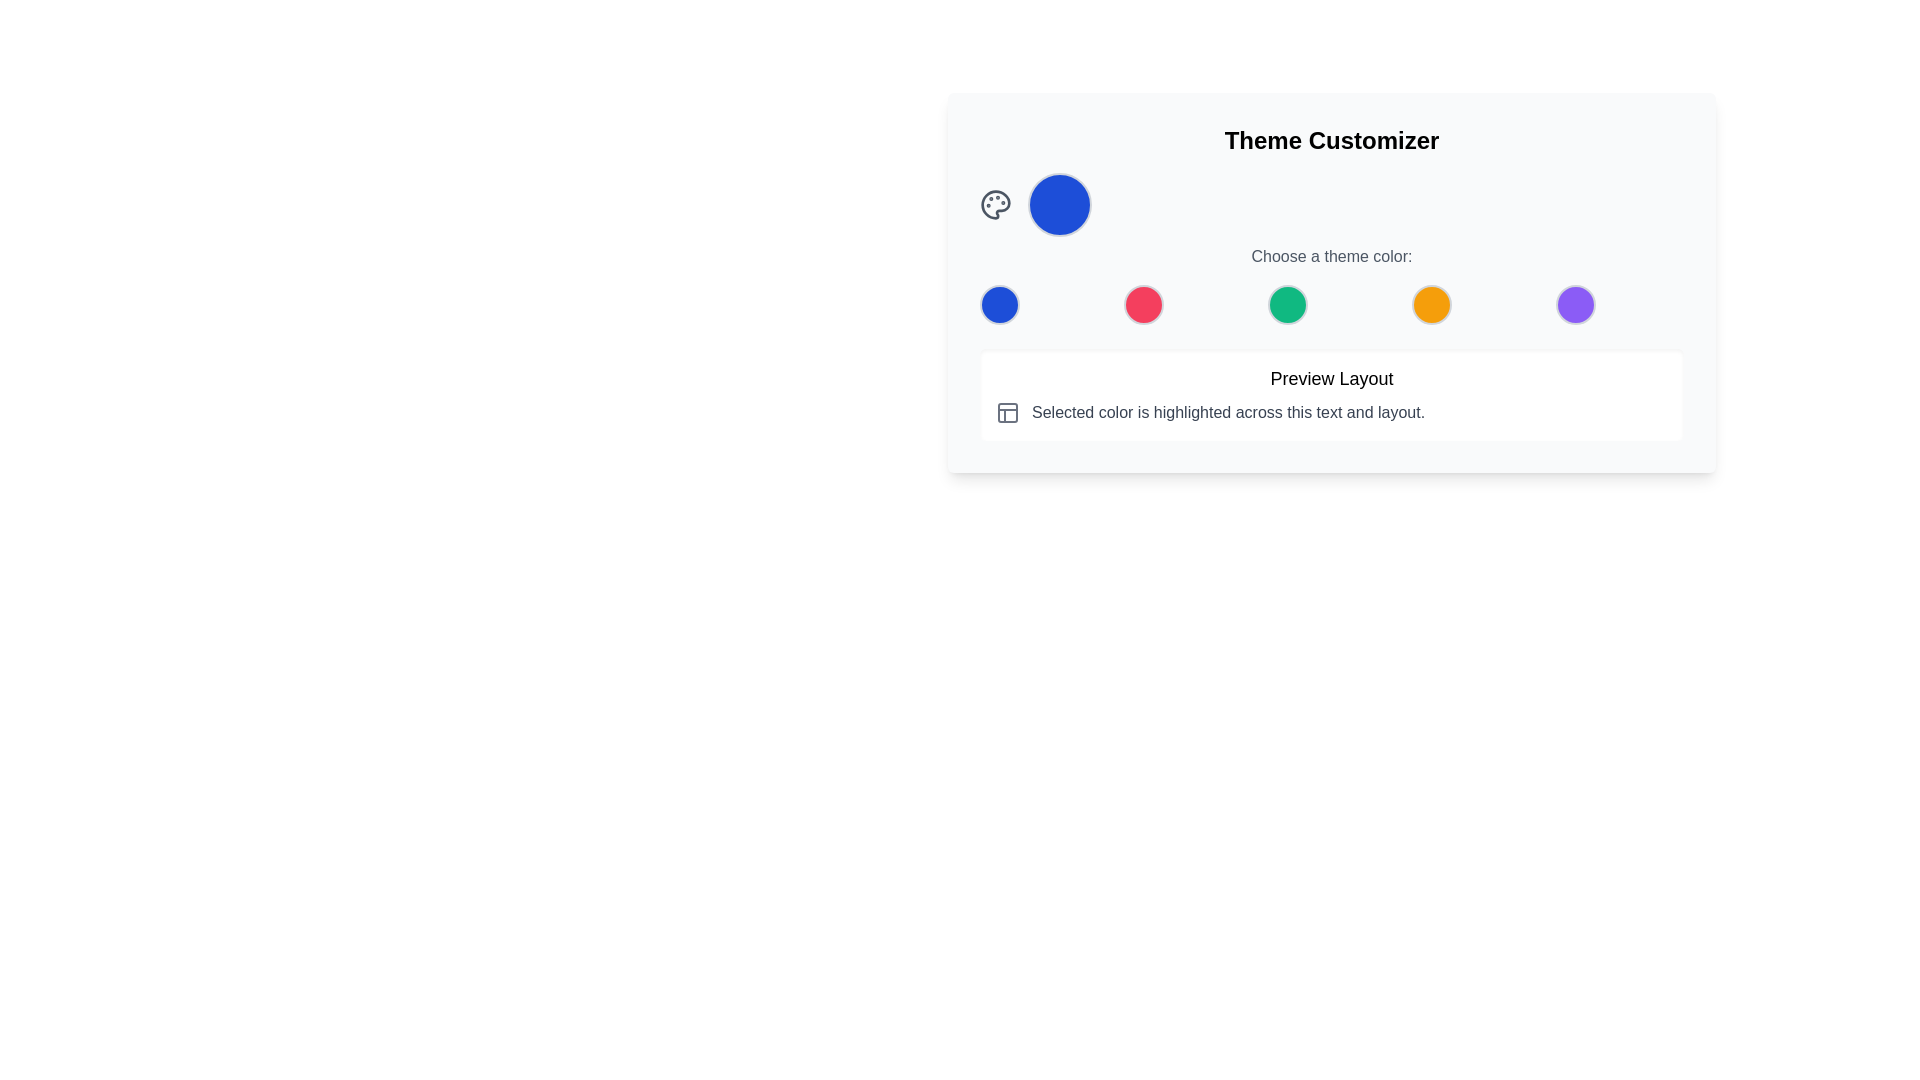 This screenshot has width=1920, height=1080. I want to click on the colored circles within the 'Theme Customizer' panel for theme selection, so click(1331, 282).